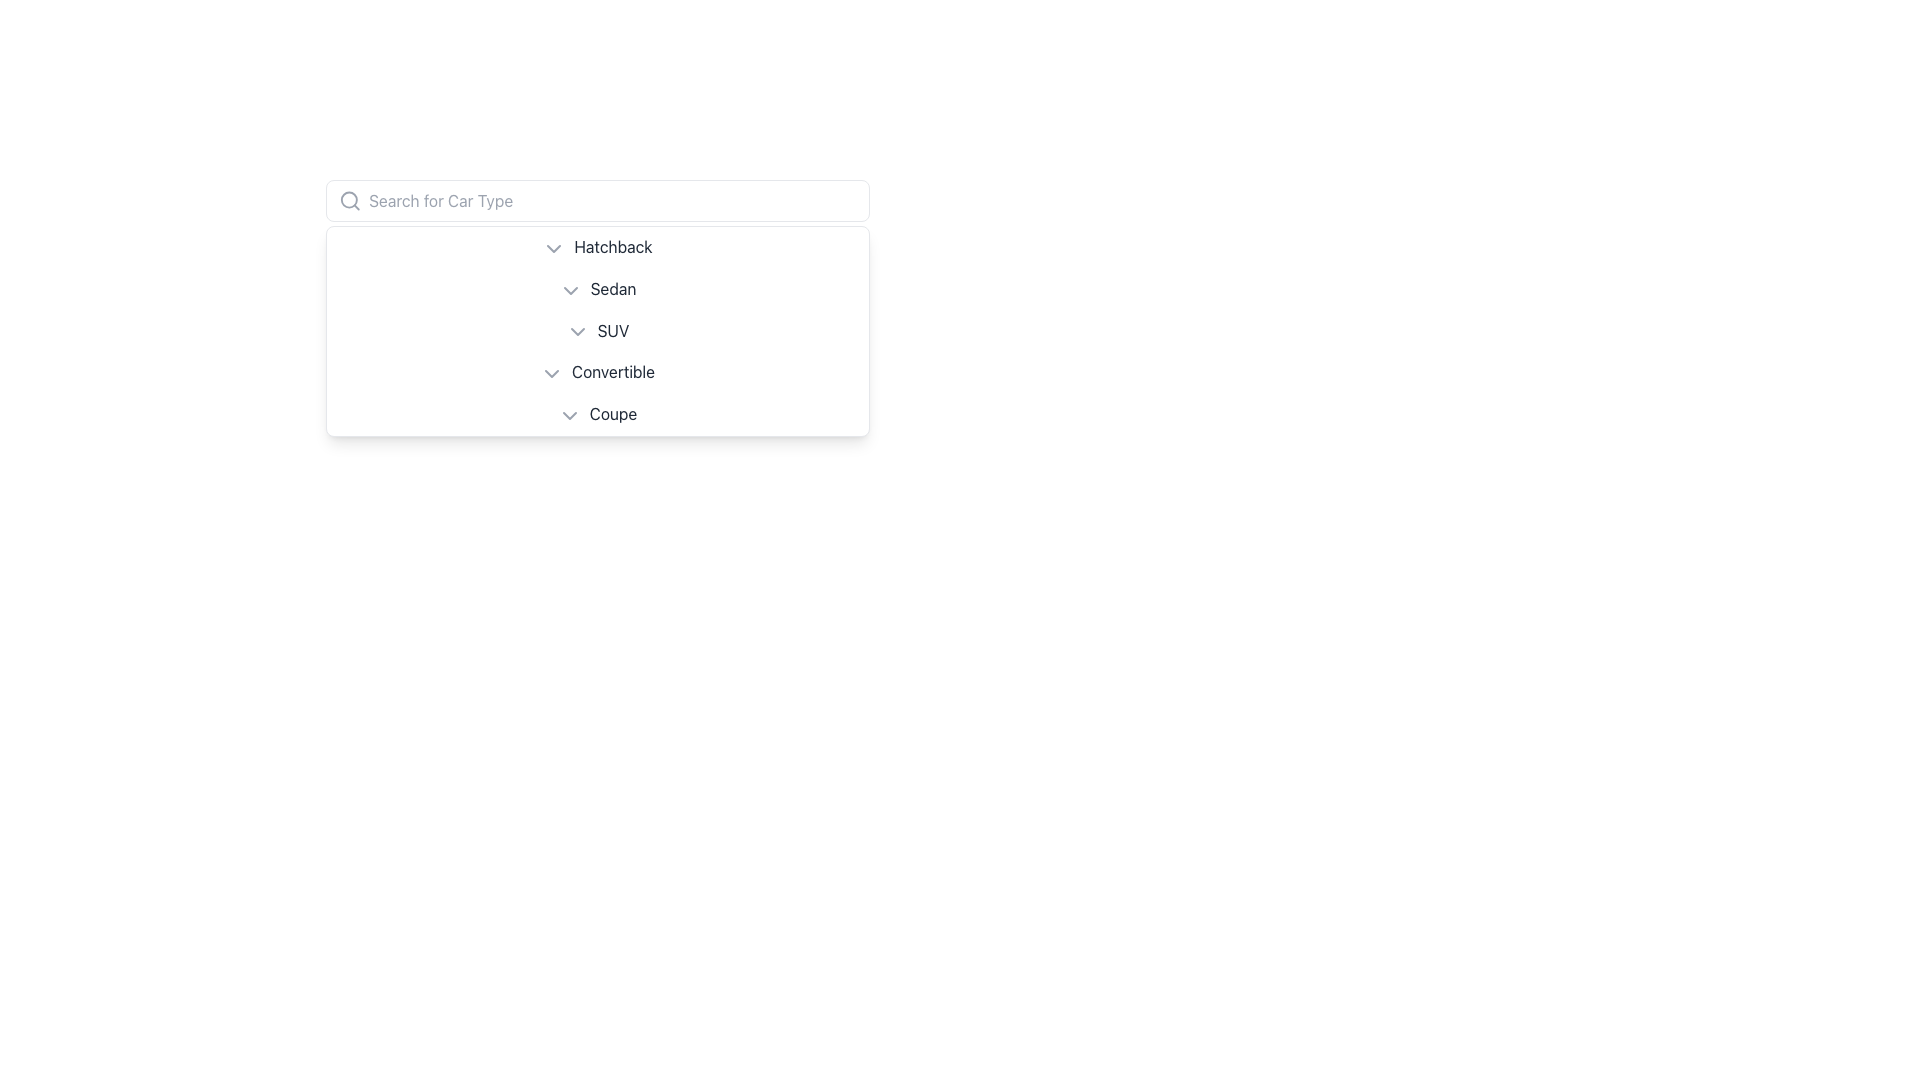 The image size is (1920, 1080). Describe the element at coordinates (348, 200) in the screenshot. I see `the circular icon component of the magnifying glass located at the leftmost part of the 'Search for Car Type' input field` at that location.